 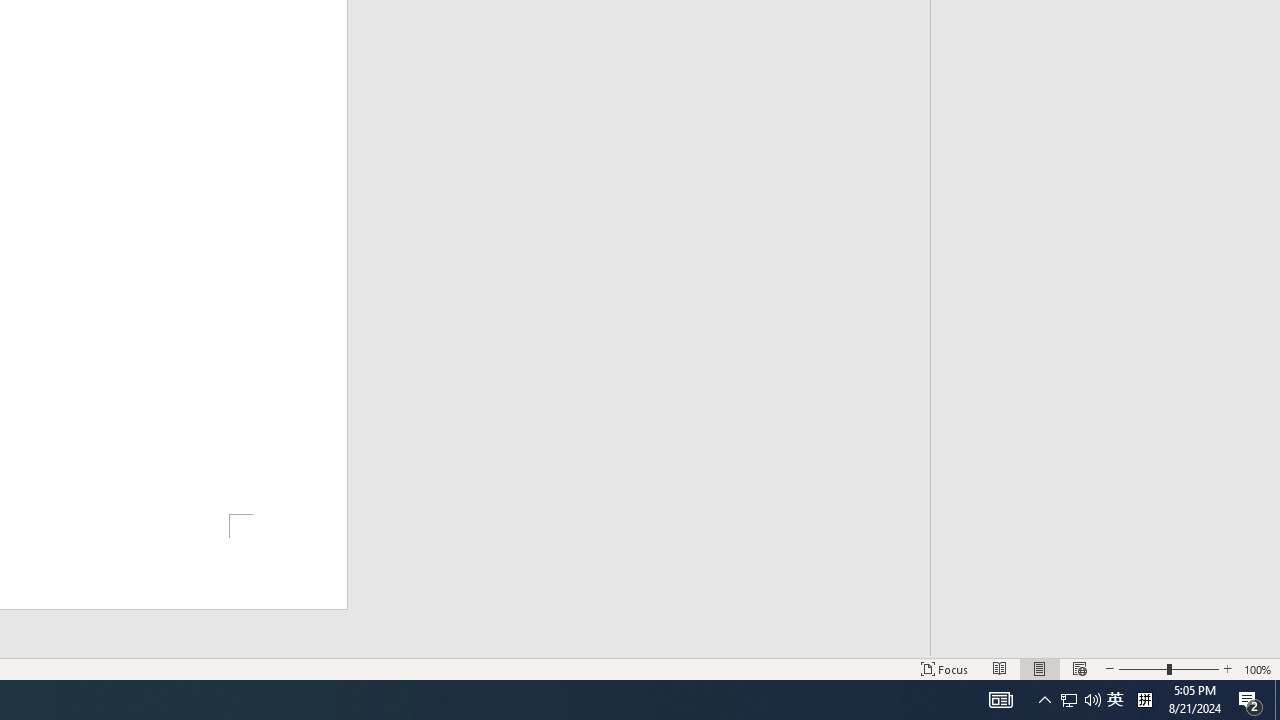 What do you see at coordinates (1276, 698) in the screenshot?
I see `'Show desktop'` at bounding box center [1276, 698].